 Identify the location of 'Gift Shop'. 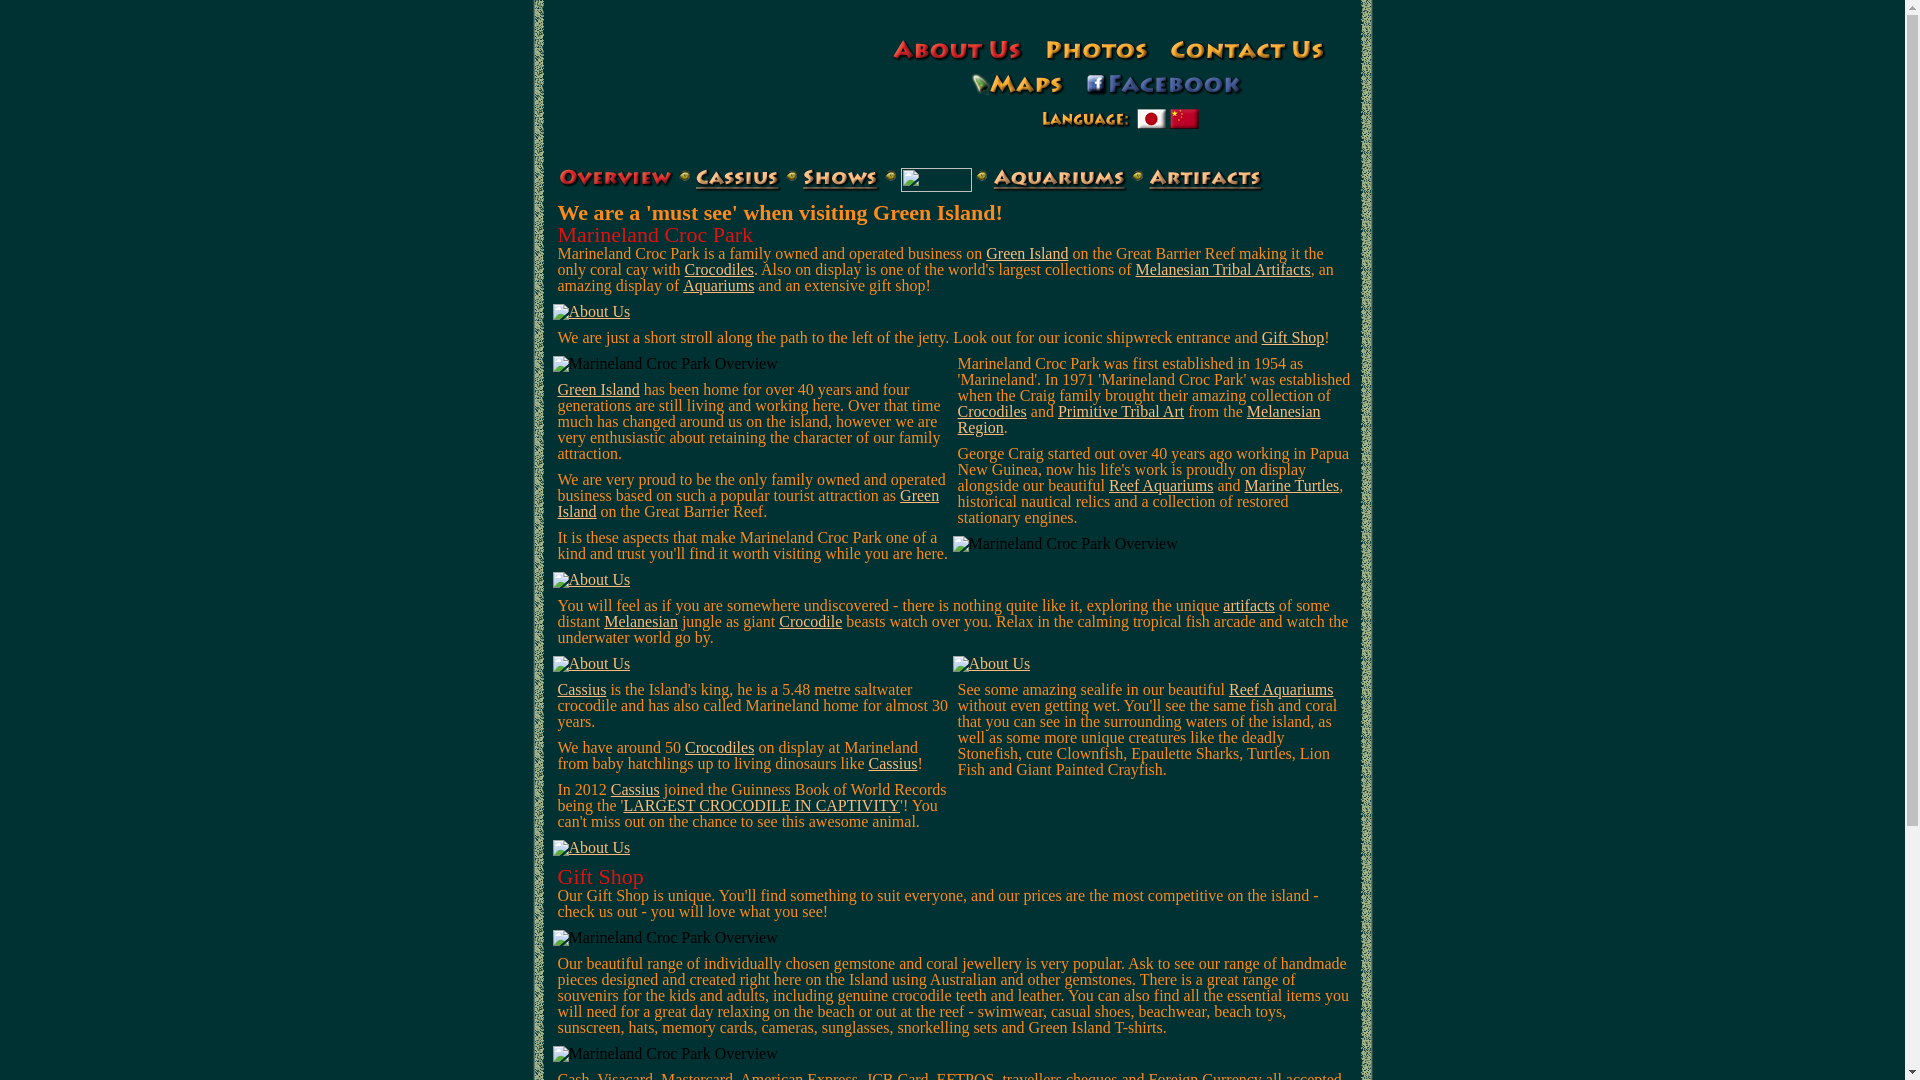
(1293, 336).